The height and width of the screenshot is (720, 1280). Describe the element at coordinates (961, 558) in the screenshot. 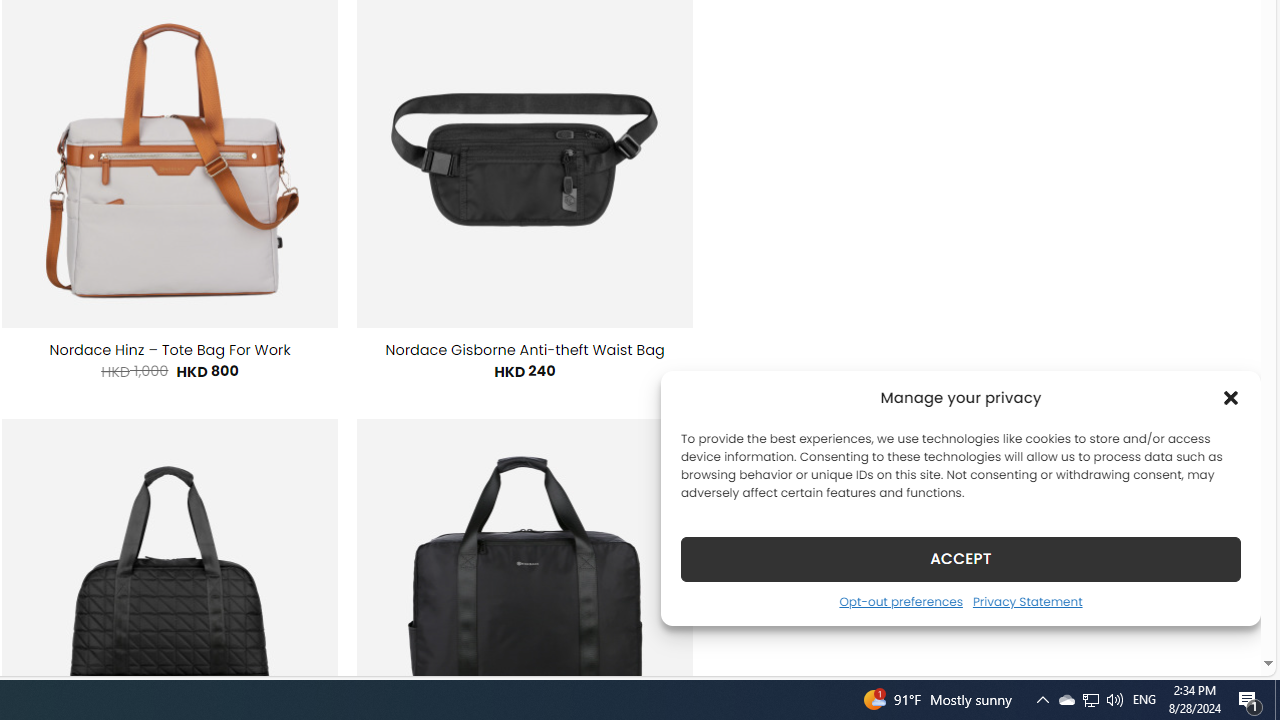

I see `'ACCEPT'` at that location.